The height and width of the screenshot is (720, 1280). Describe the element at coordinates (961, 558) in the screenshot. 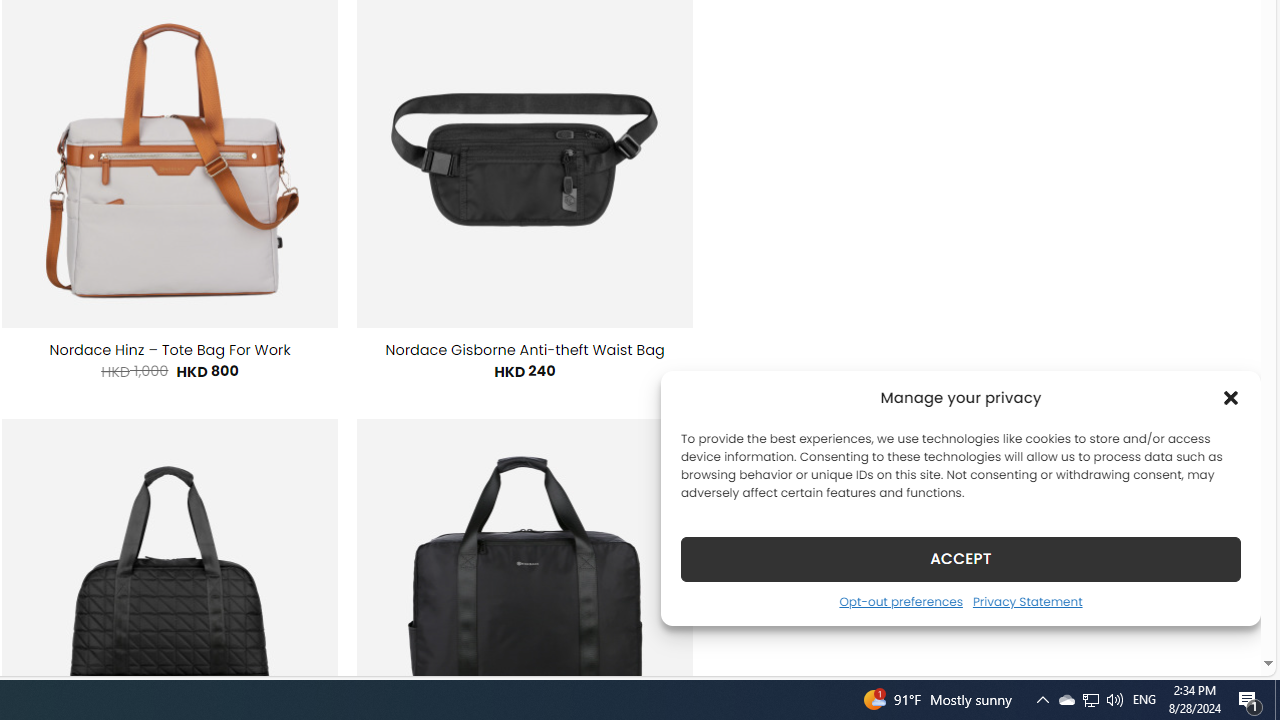

I see `'ACCEPT'` at that location.